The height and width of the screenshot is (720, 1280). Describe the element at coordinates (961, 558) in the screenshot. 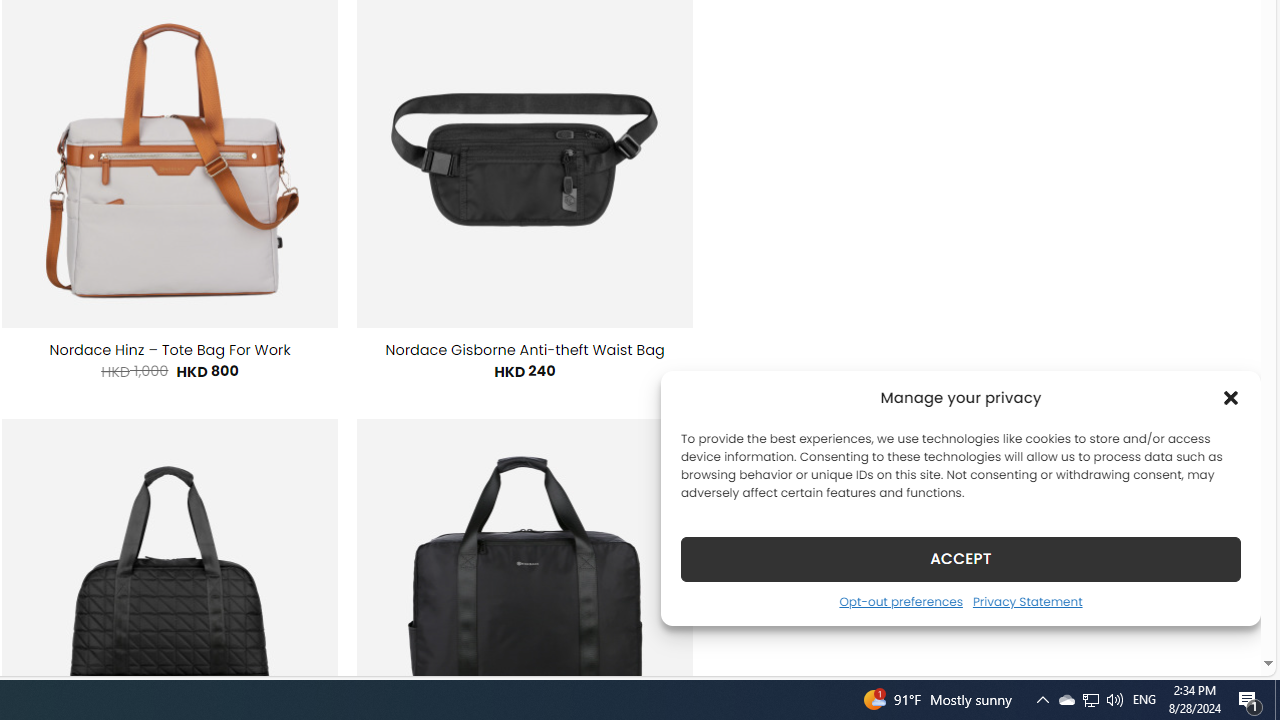

I see `'ACCEPT'` at that location.